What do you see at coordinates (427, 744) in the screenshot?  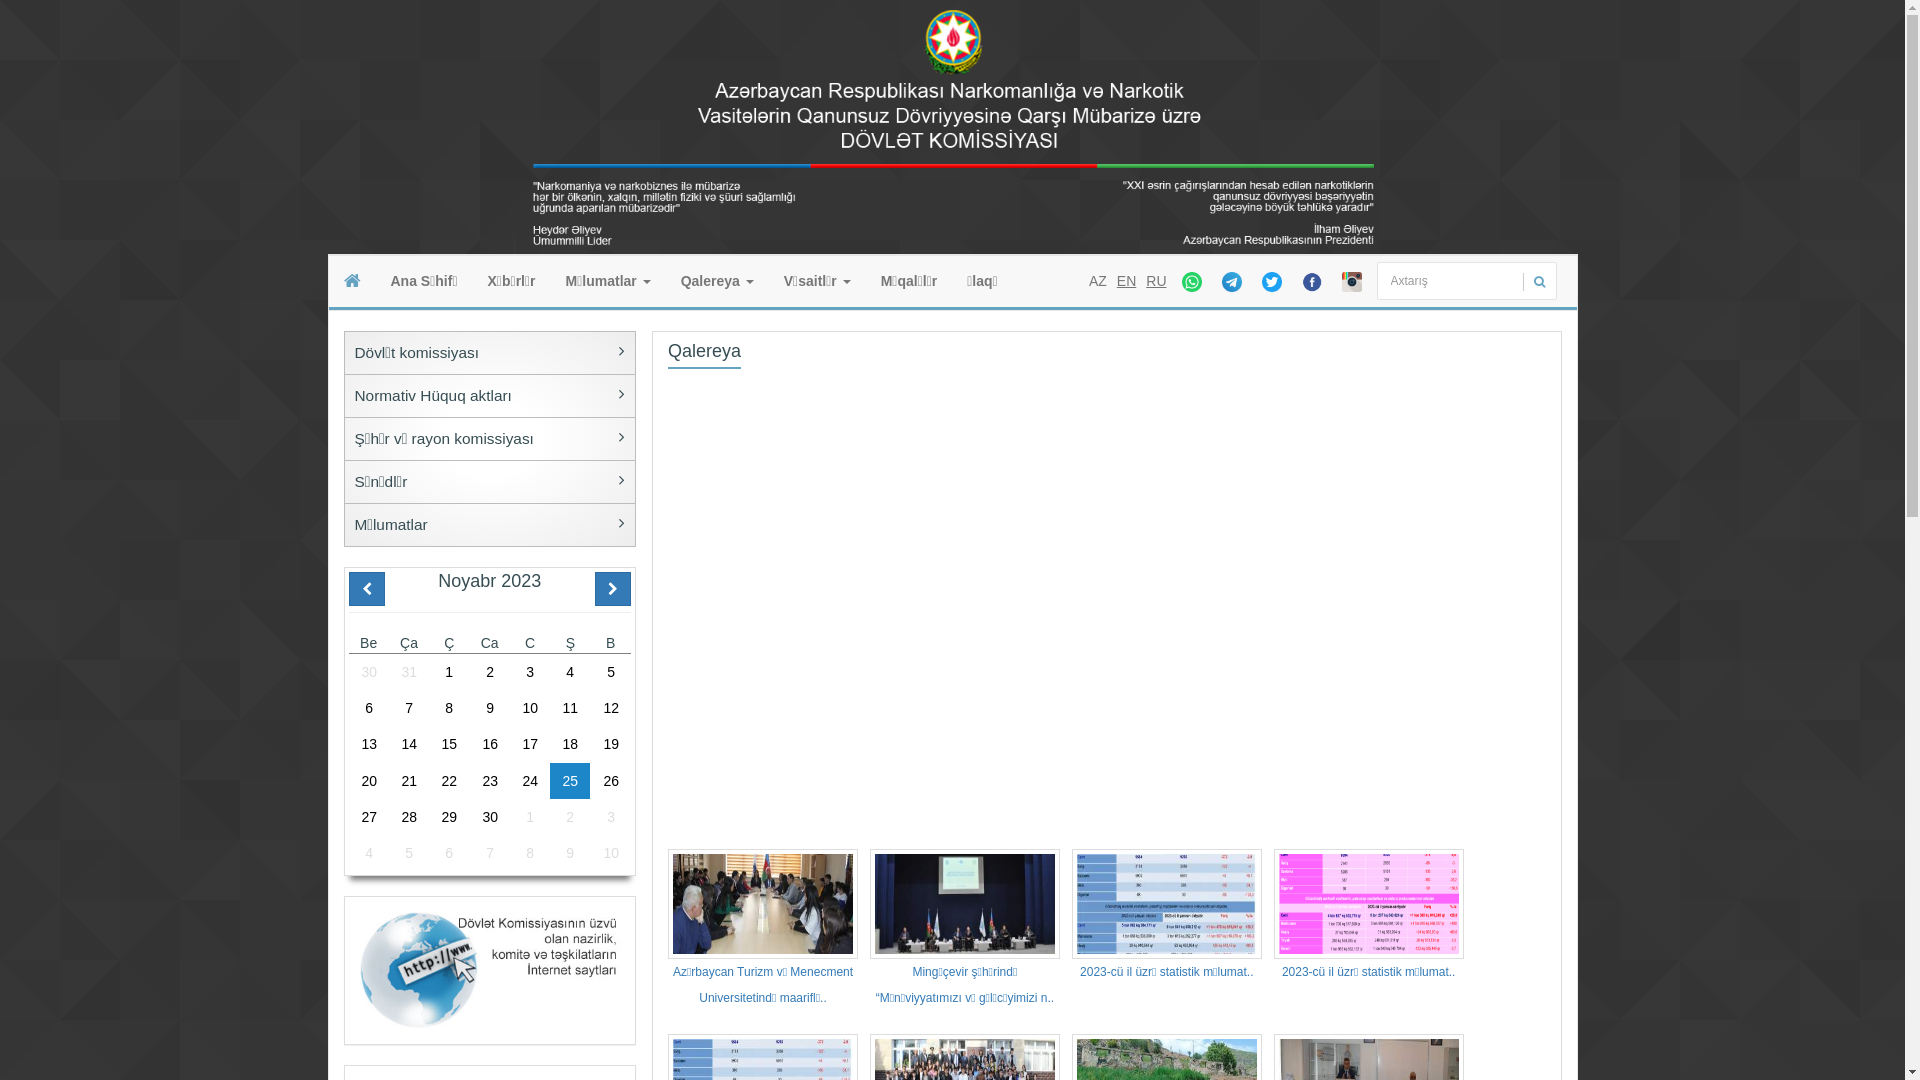 I see `'15'` at bounding box center [427, 744].